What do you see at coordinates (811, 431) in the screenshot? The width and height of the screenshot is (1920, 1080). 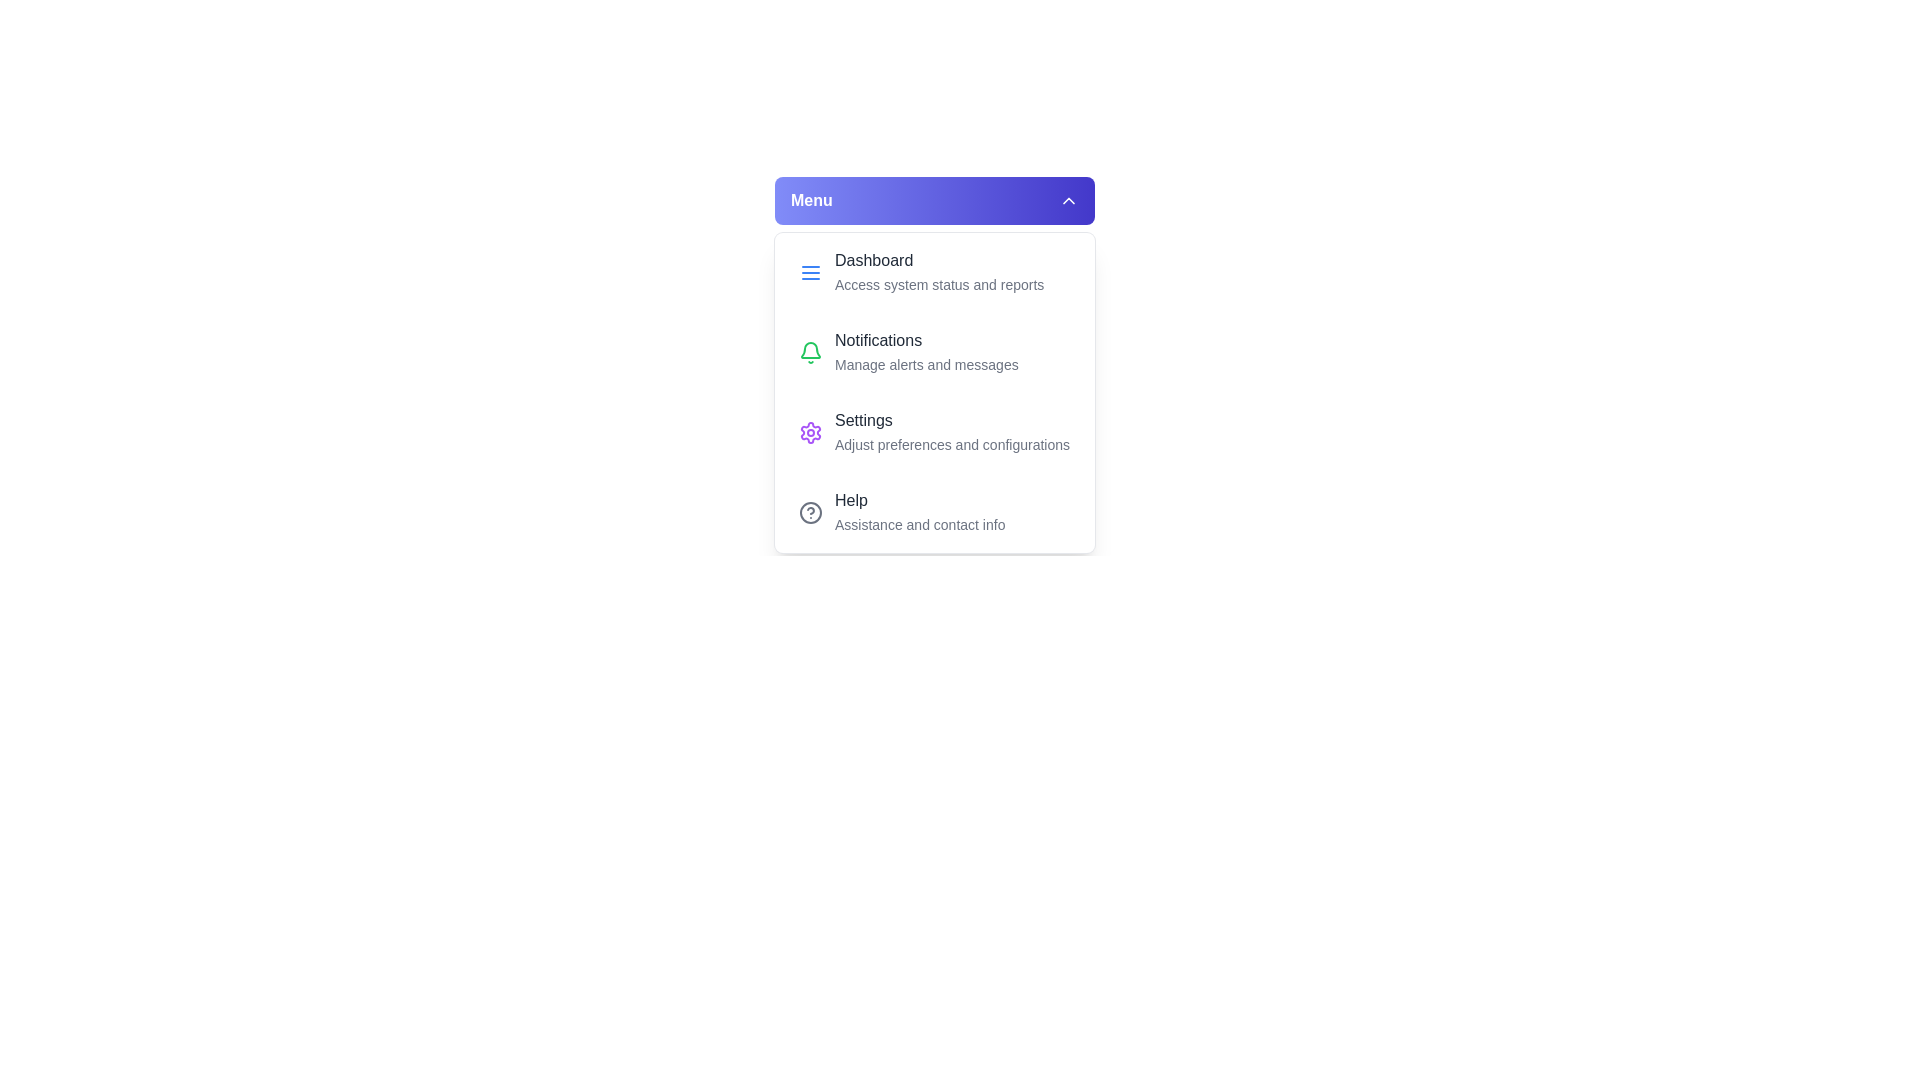 I see `the purple cogwheel icon located beside the 'Settings' text in the menu panel` at bounding box center [811, 431].